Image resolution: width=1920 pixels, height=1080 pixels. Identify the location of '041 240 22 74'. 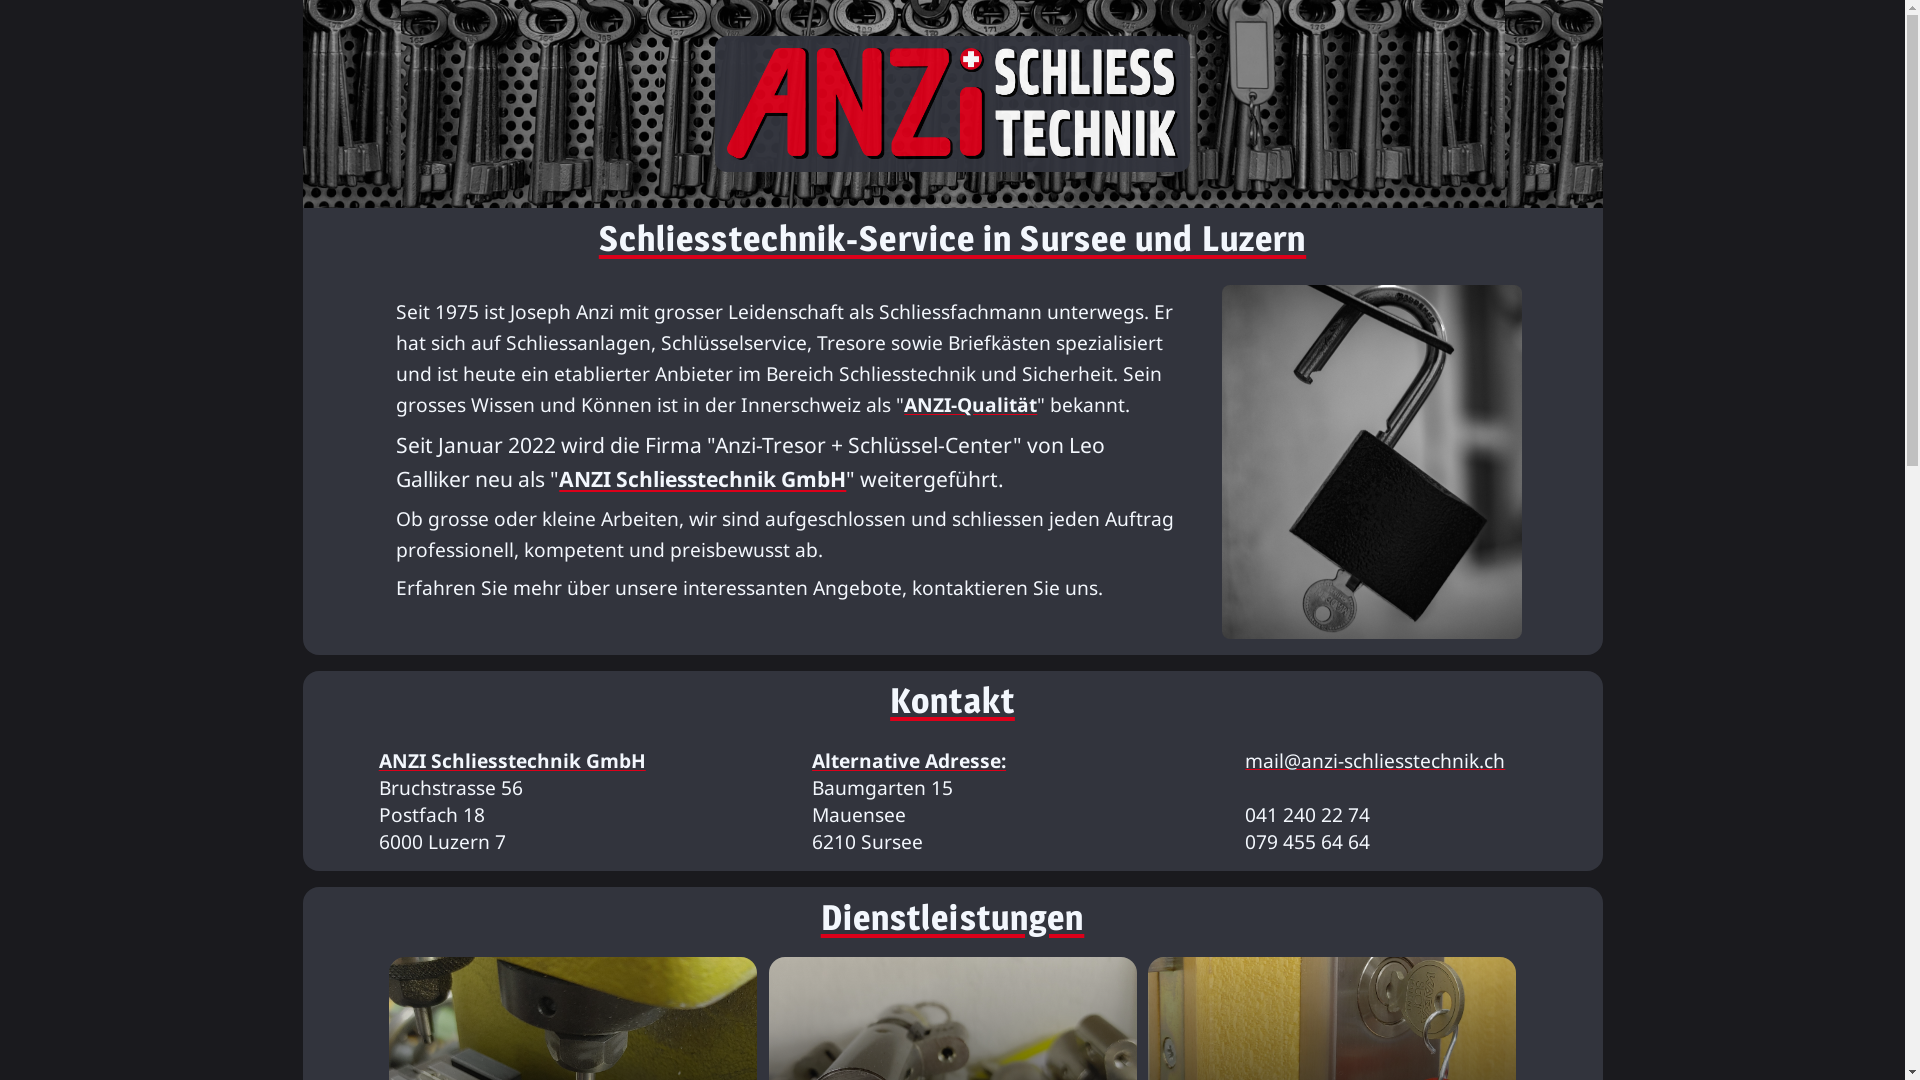
(1243, 814).